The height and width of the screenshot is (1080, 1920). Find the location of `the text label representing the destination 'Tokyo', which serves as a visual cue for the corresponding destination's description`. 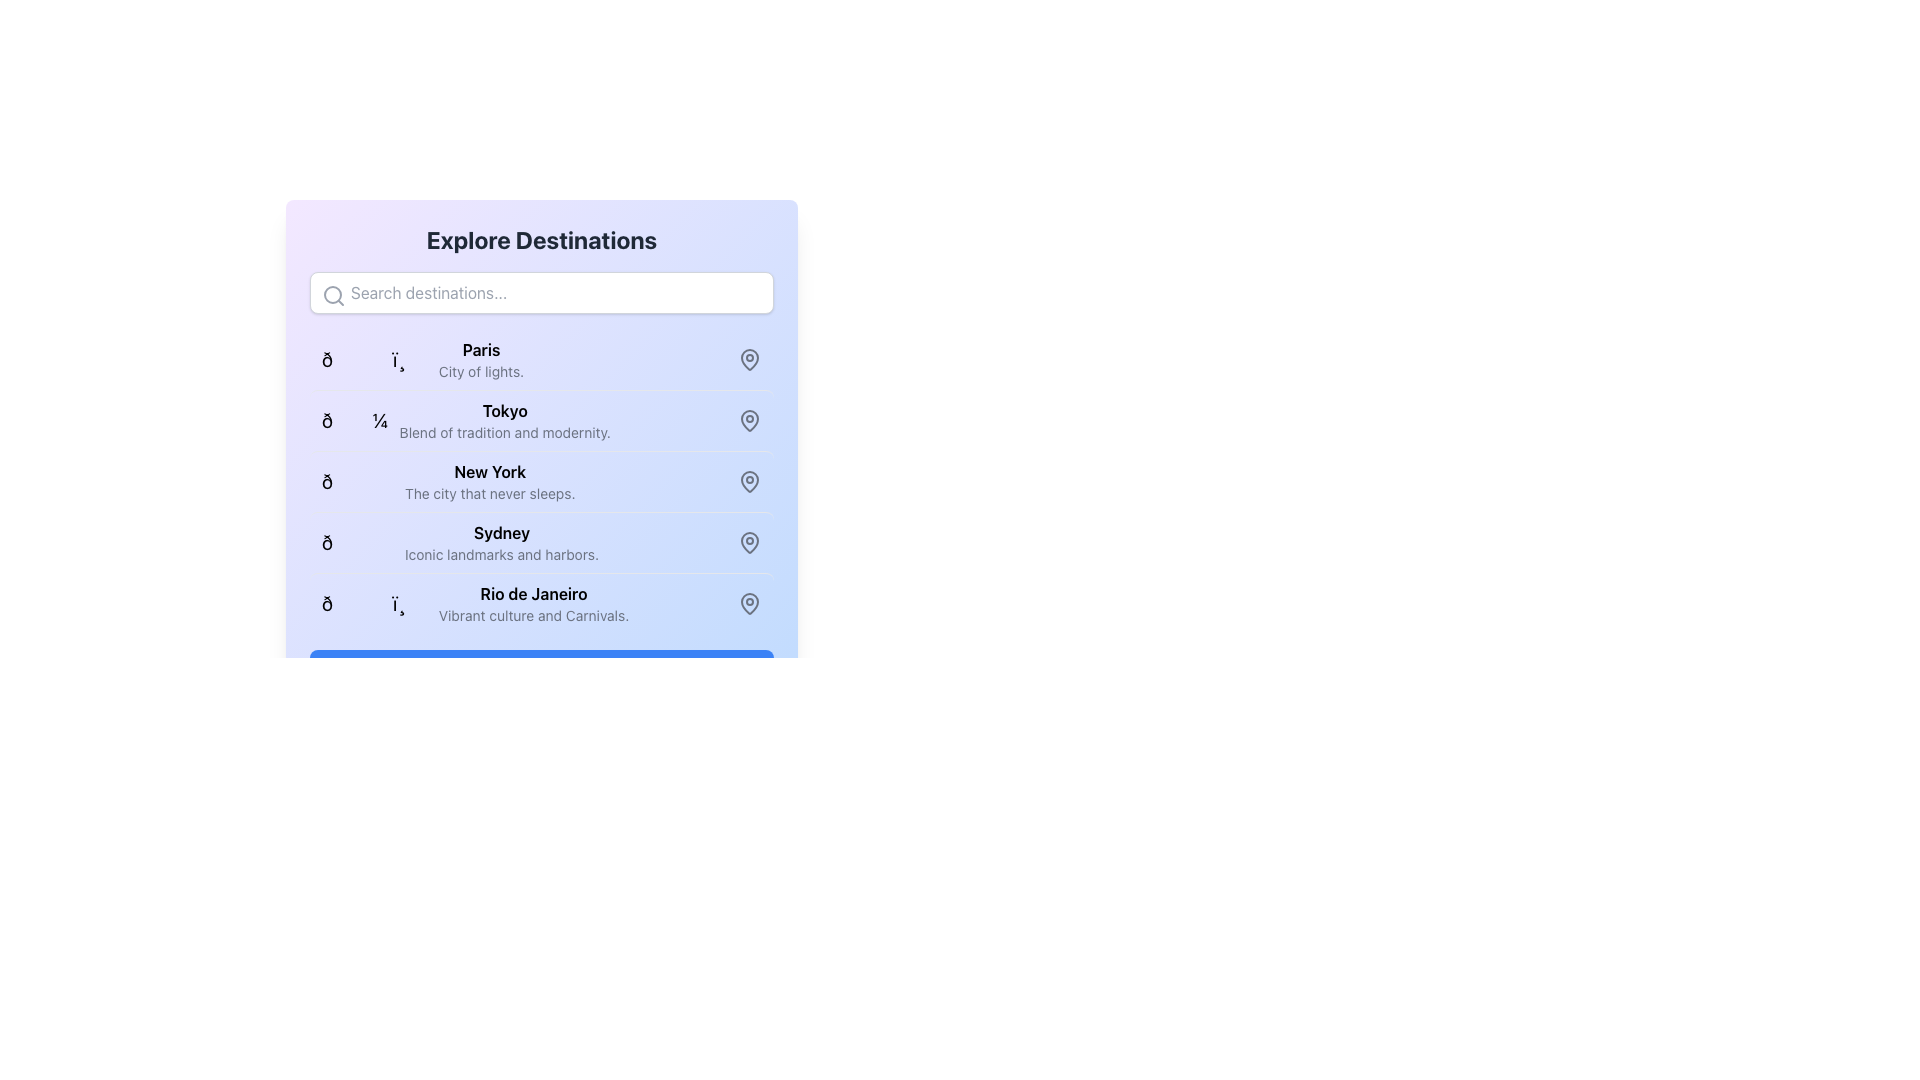

the text label representing the destination 'Tokyo', which serves as a visual cue for the corresponding destination's description is located at coordinates (505, 410).